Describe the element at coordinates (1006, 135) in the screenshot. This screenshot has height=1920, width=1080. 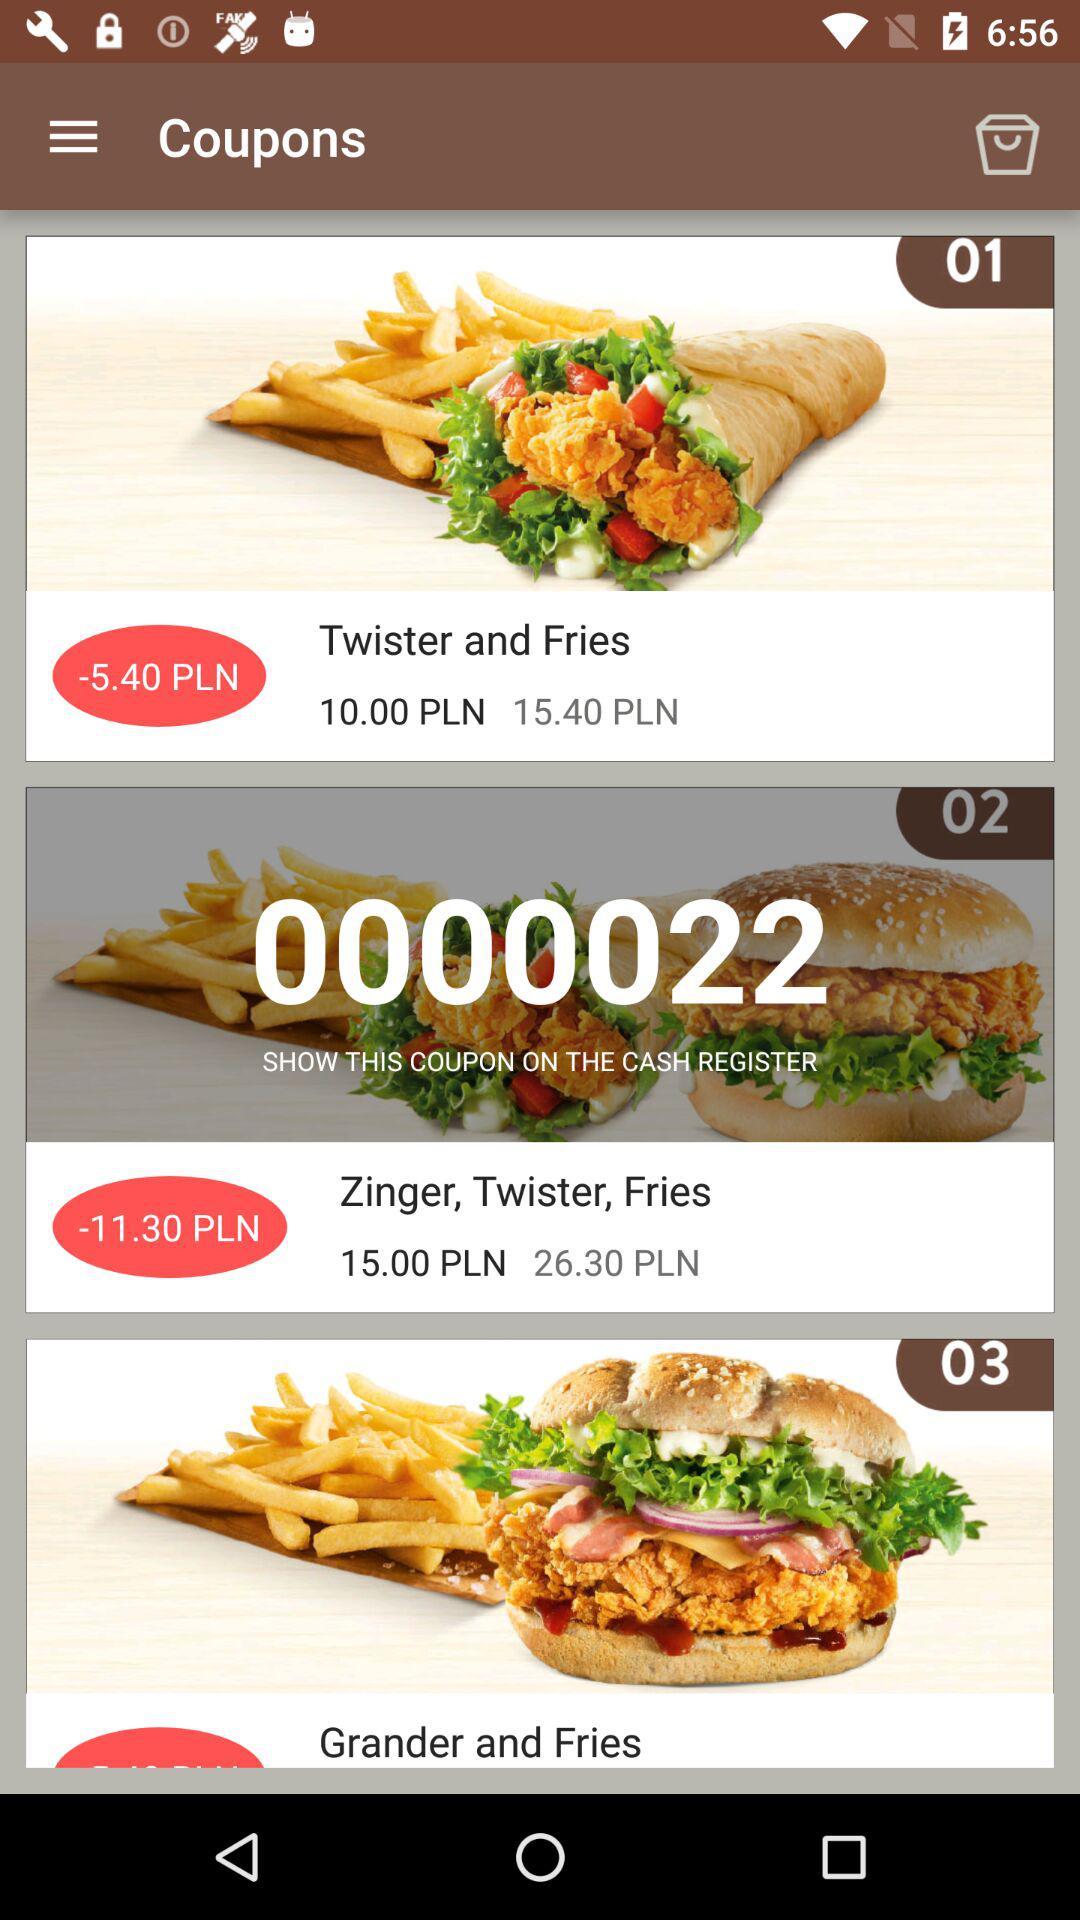
I see `the icon at the top right corner` at that location.